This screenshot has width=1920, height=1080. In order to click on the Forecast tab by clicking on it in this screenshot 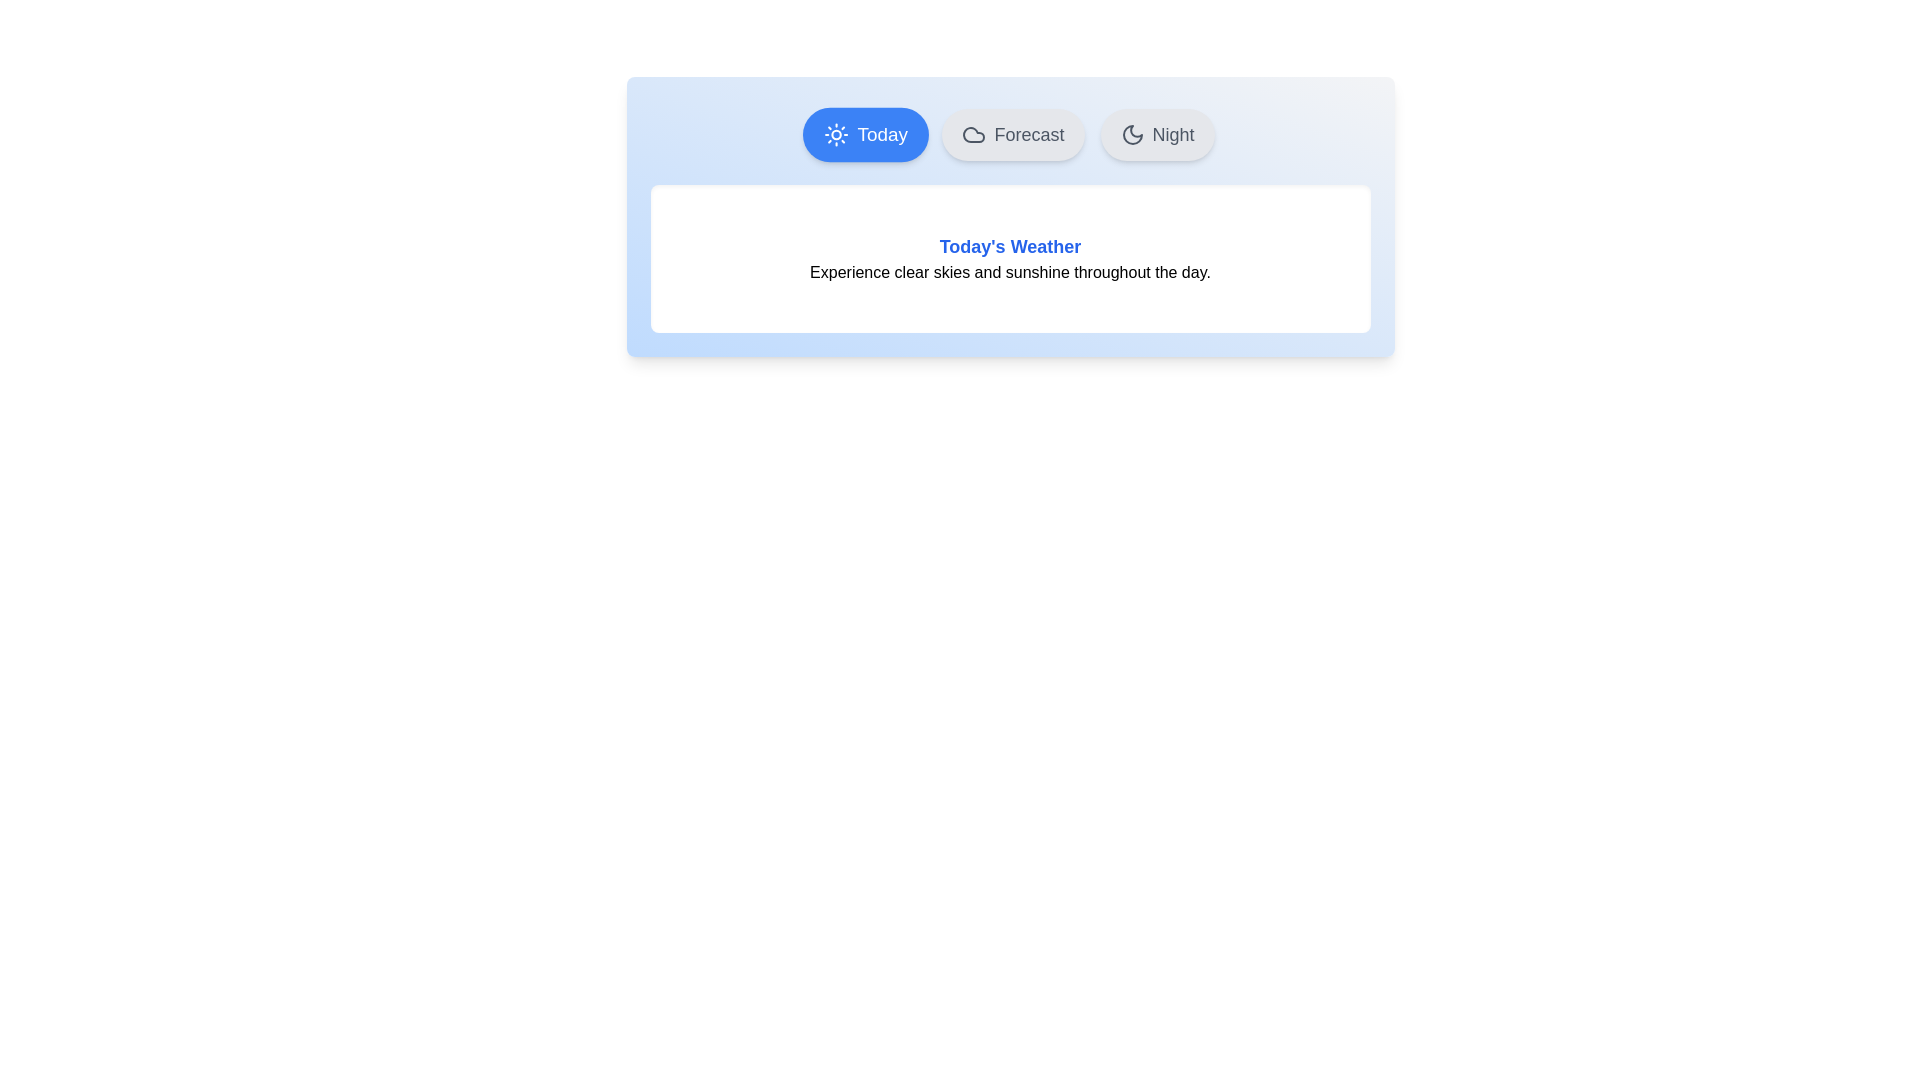, I will do `click(1013, 135)`.